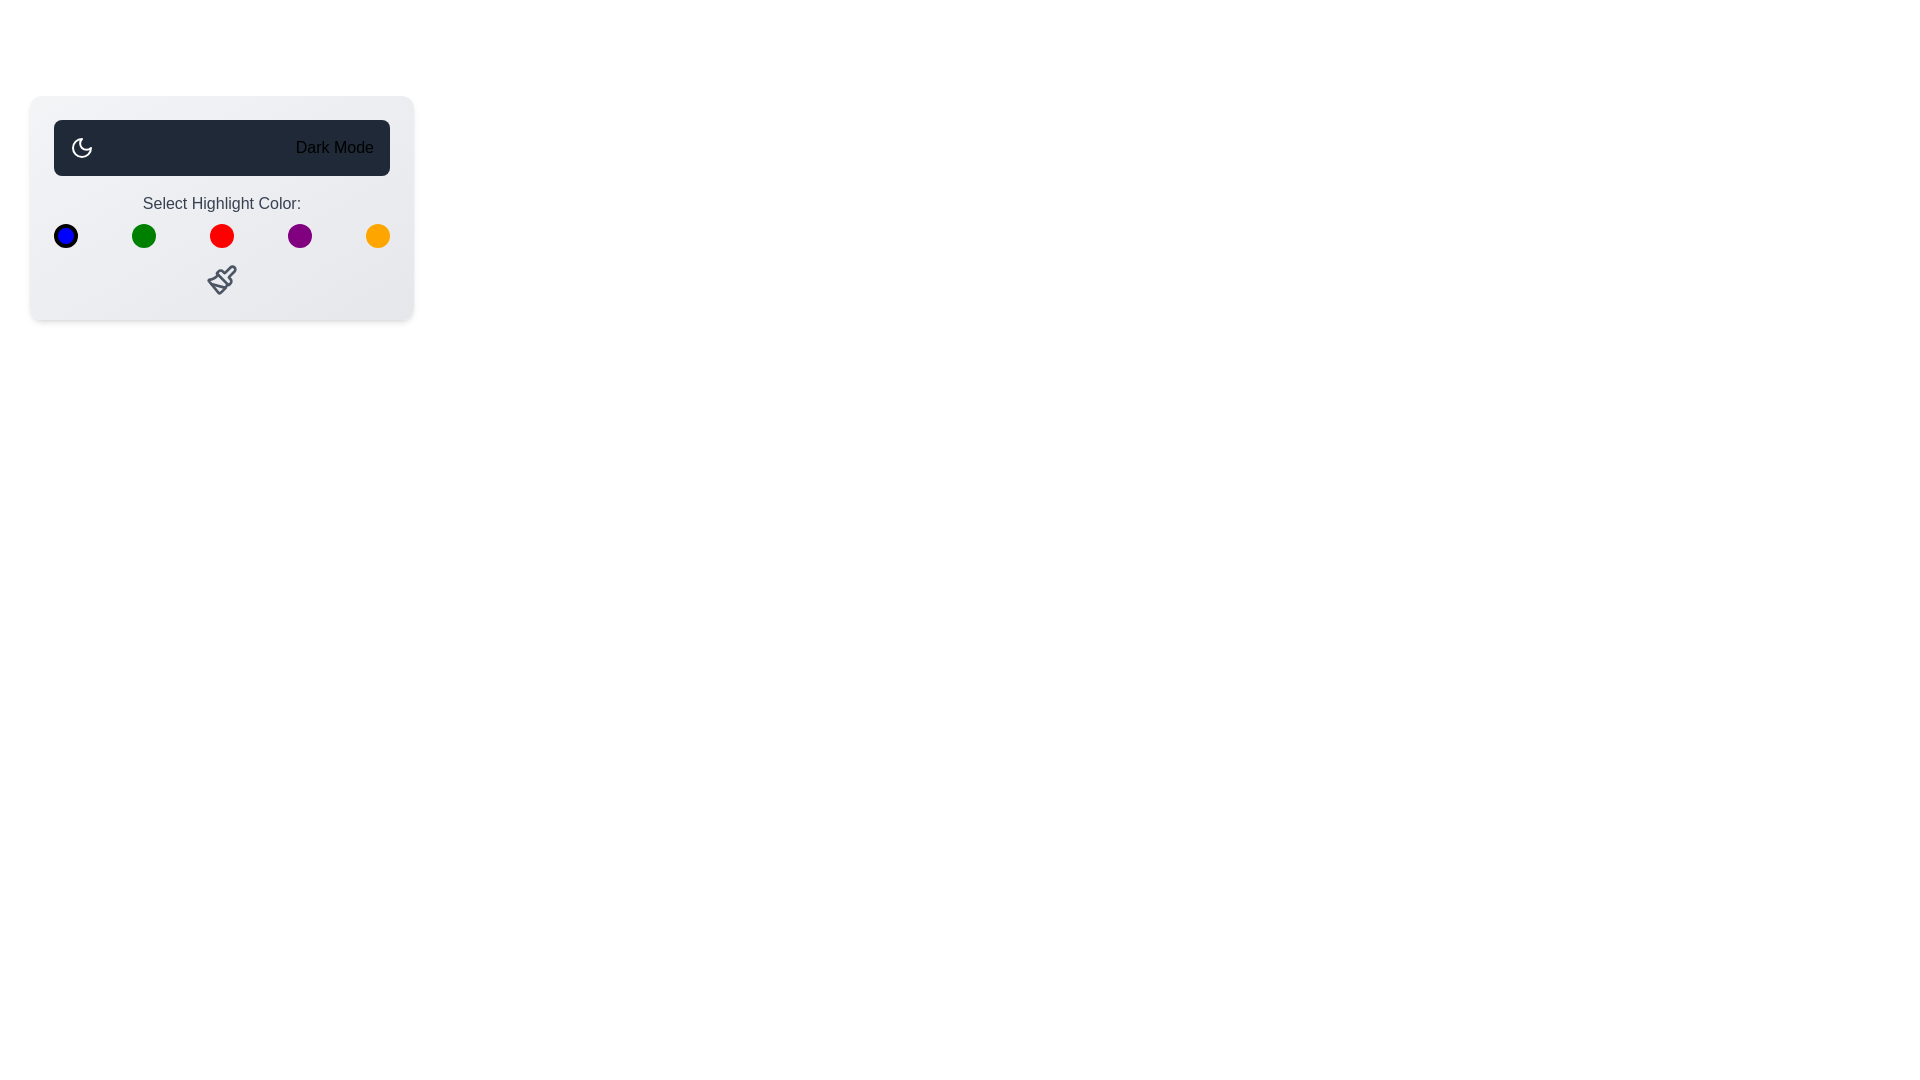 Image resolution: width=1920 pixels, height=1080 pixels. Describe the element at coordinates (298, 234) in the screenshot. I see `the fourth circular button with a purple background and light border` at that location.